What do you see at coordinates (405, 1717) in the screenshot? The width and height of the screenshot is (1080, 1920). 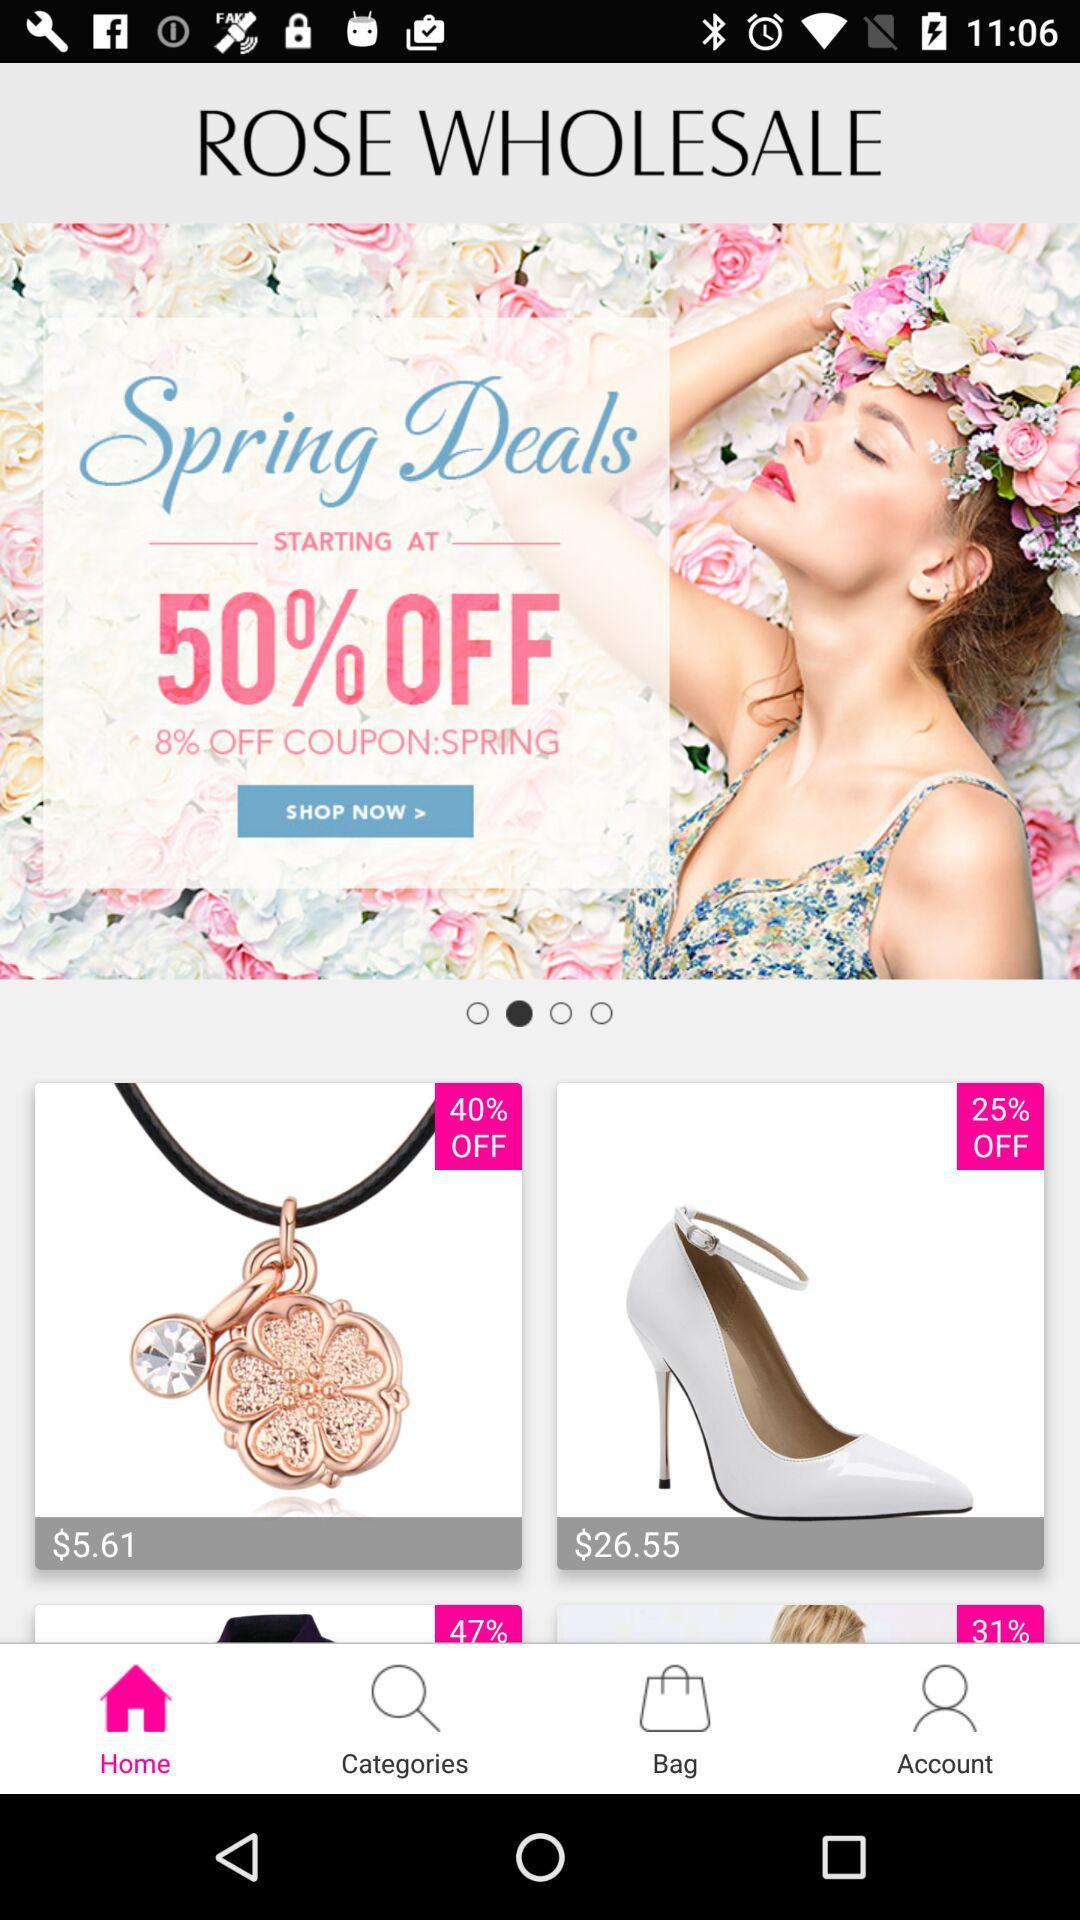 I see `second option at bottom left` at bounding box center [405, 1717].